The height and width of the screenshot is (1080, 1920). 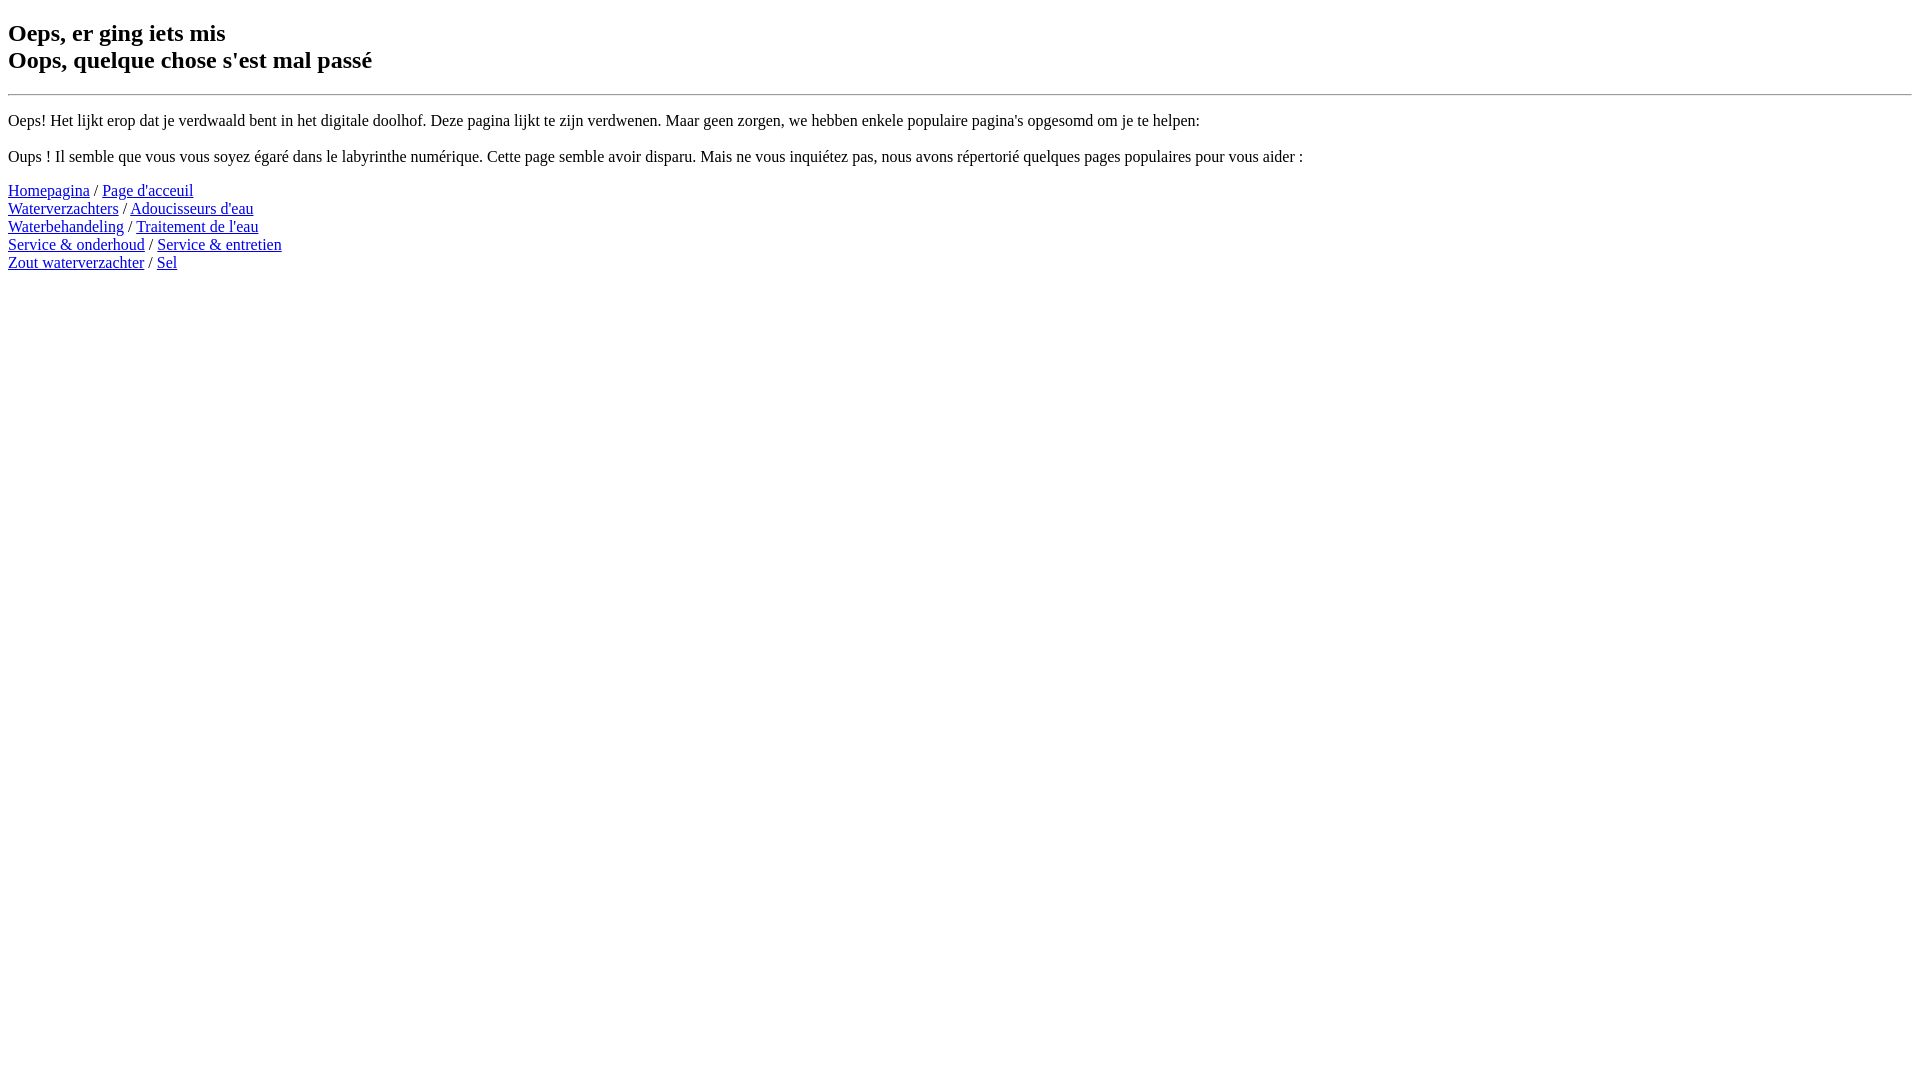 What do you see at coordinates (63, 208) in the screenshot?
I see `'Waterverzachters'` at bounding box center [63, 208].